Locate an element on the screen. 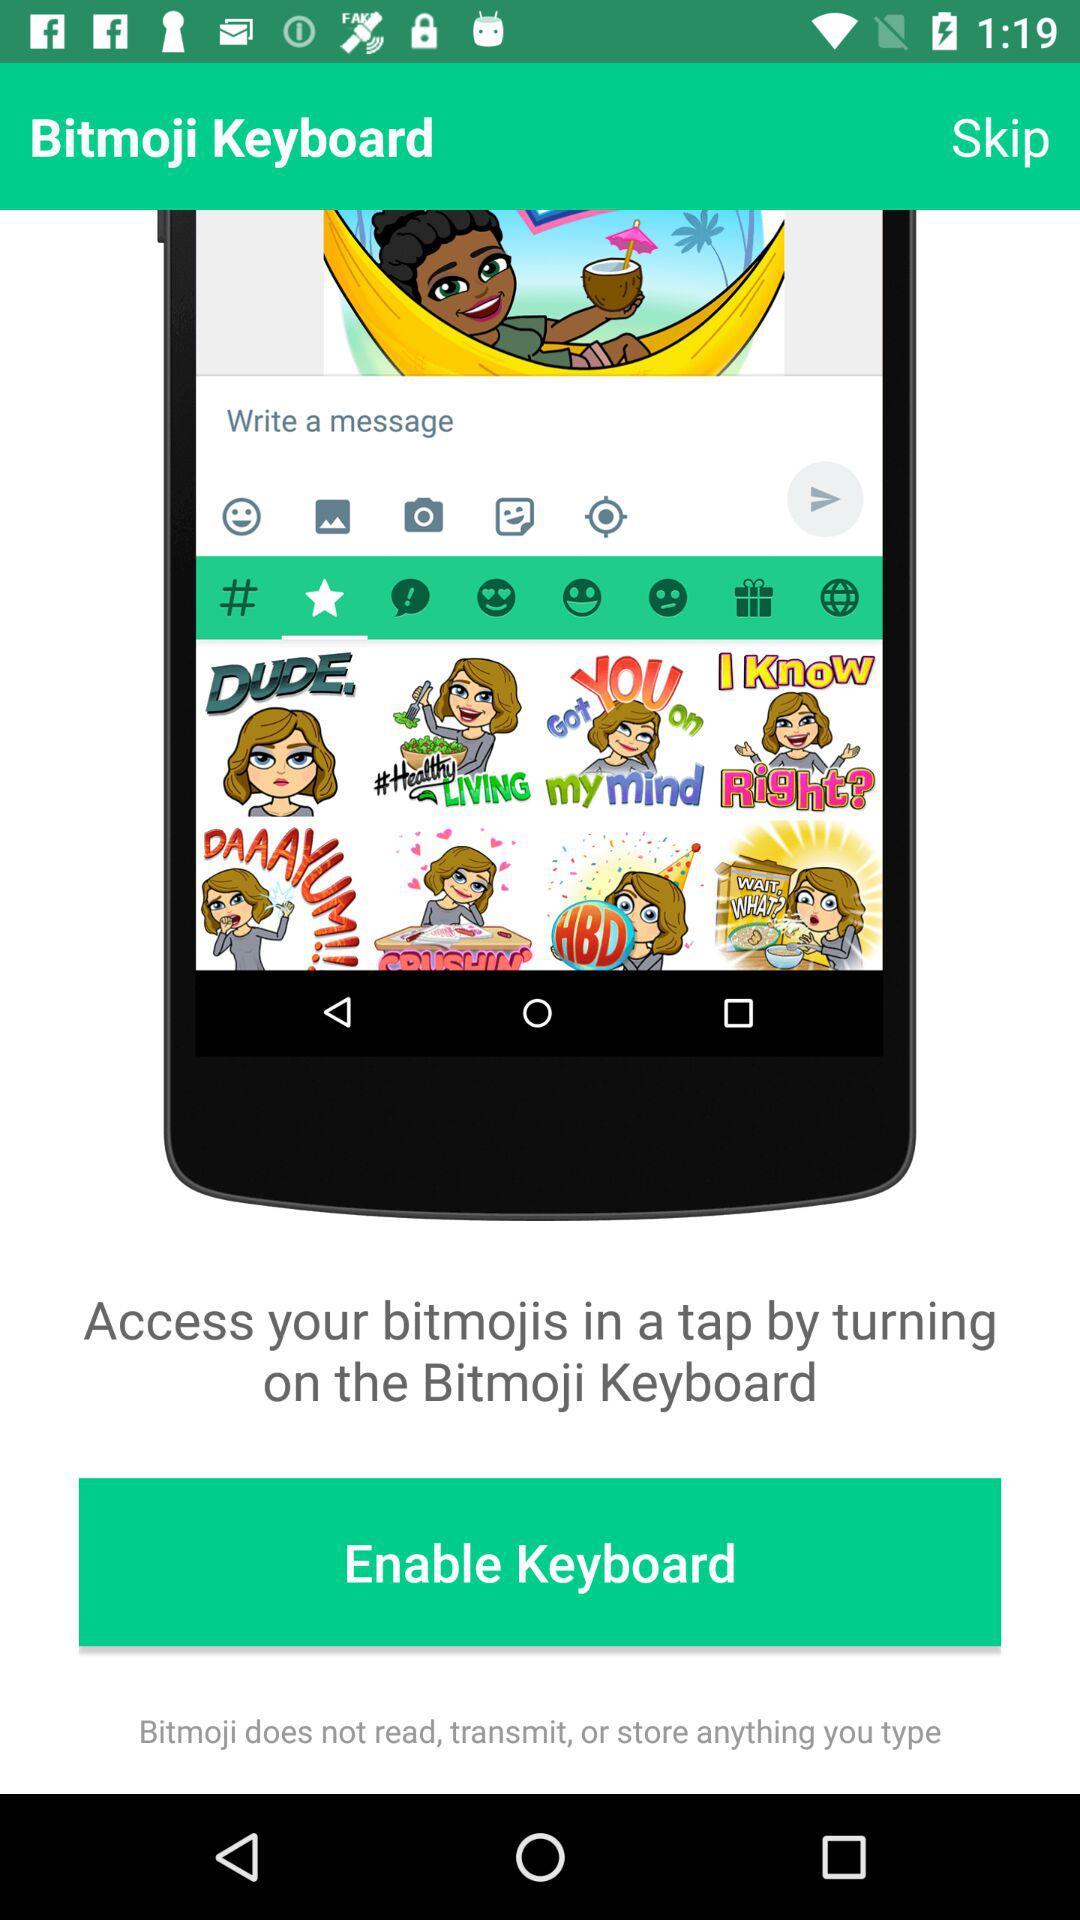 This screenshot has width=1080, height=1920. the enable keyboard icon is located at coordinates (540, 1561).